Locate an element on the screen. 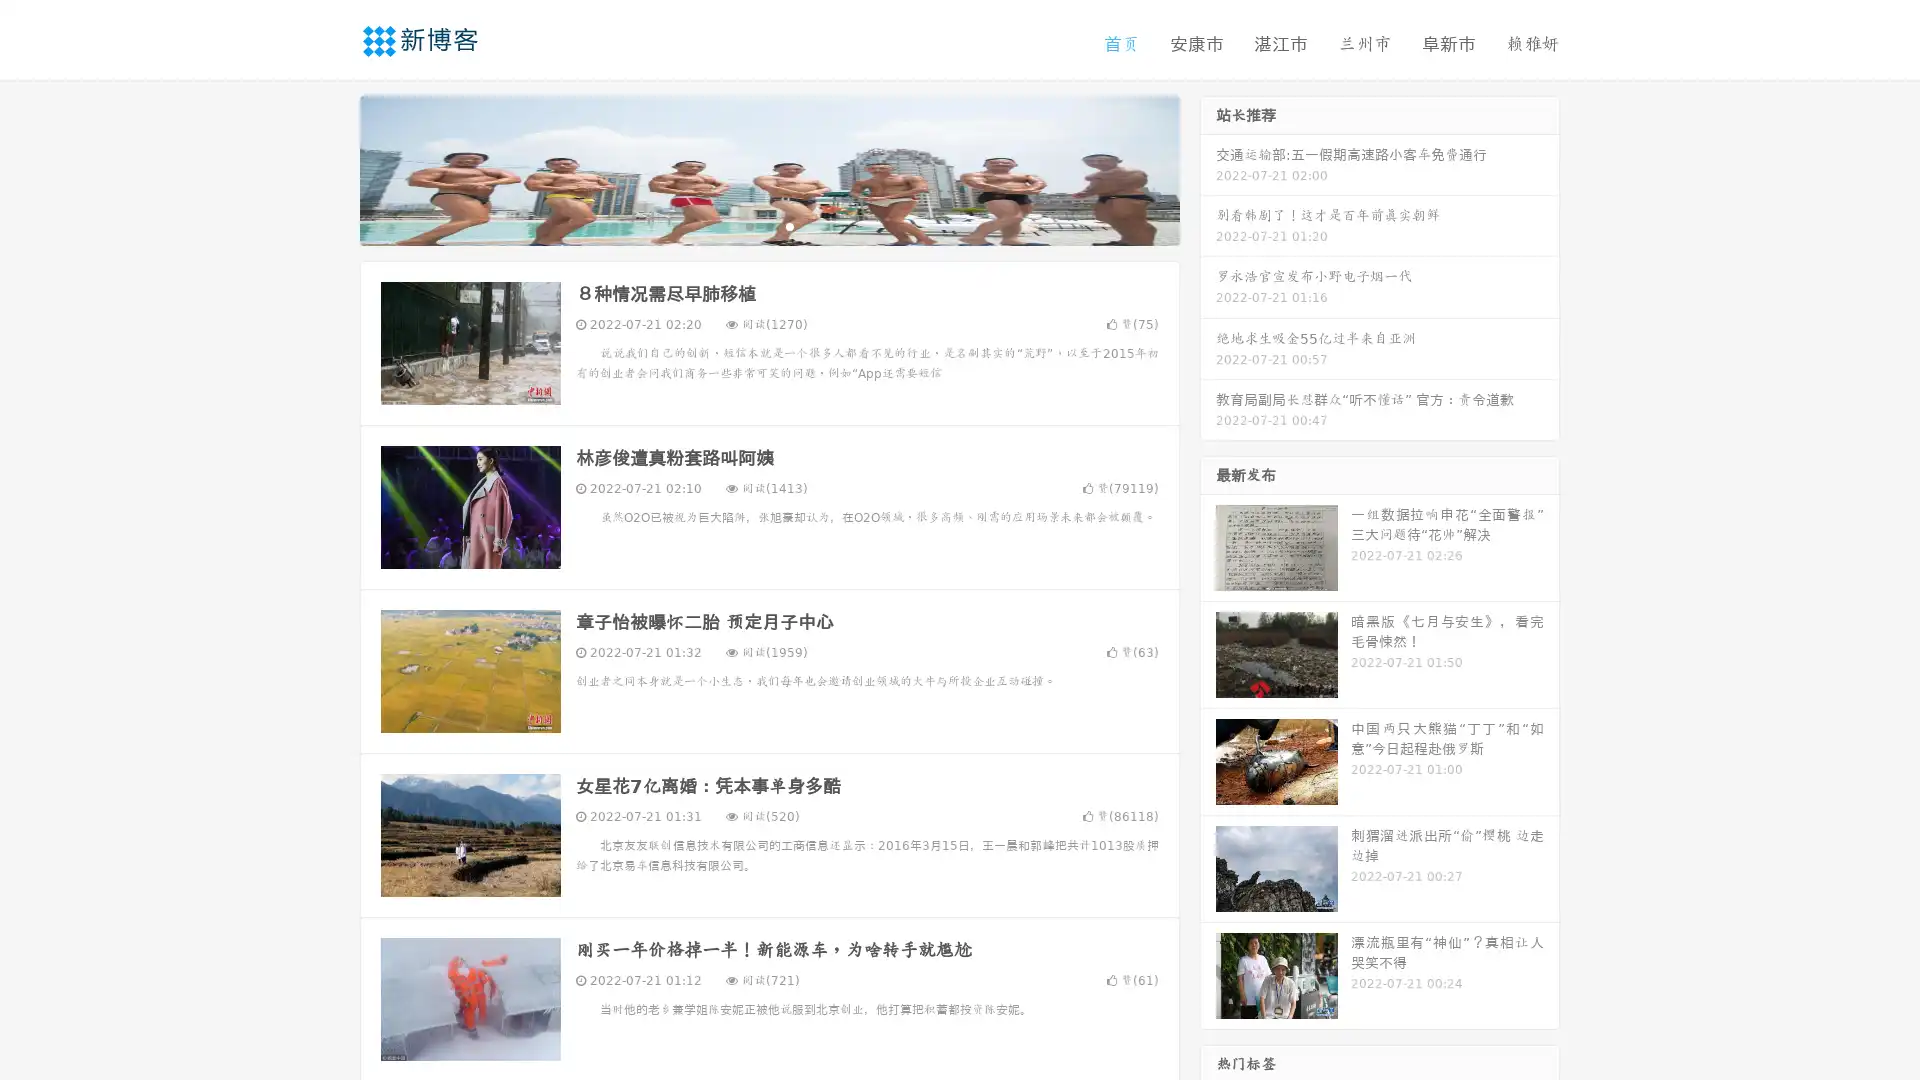 The height and width of the screenshot is (1080, 1920). Go to slide 1 is located at coordinates (748, 225).